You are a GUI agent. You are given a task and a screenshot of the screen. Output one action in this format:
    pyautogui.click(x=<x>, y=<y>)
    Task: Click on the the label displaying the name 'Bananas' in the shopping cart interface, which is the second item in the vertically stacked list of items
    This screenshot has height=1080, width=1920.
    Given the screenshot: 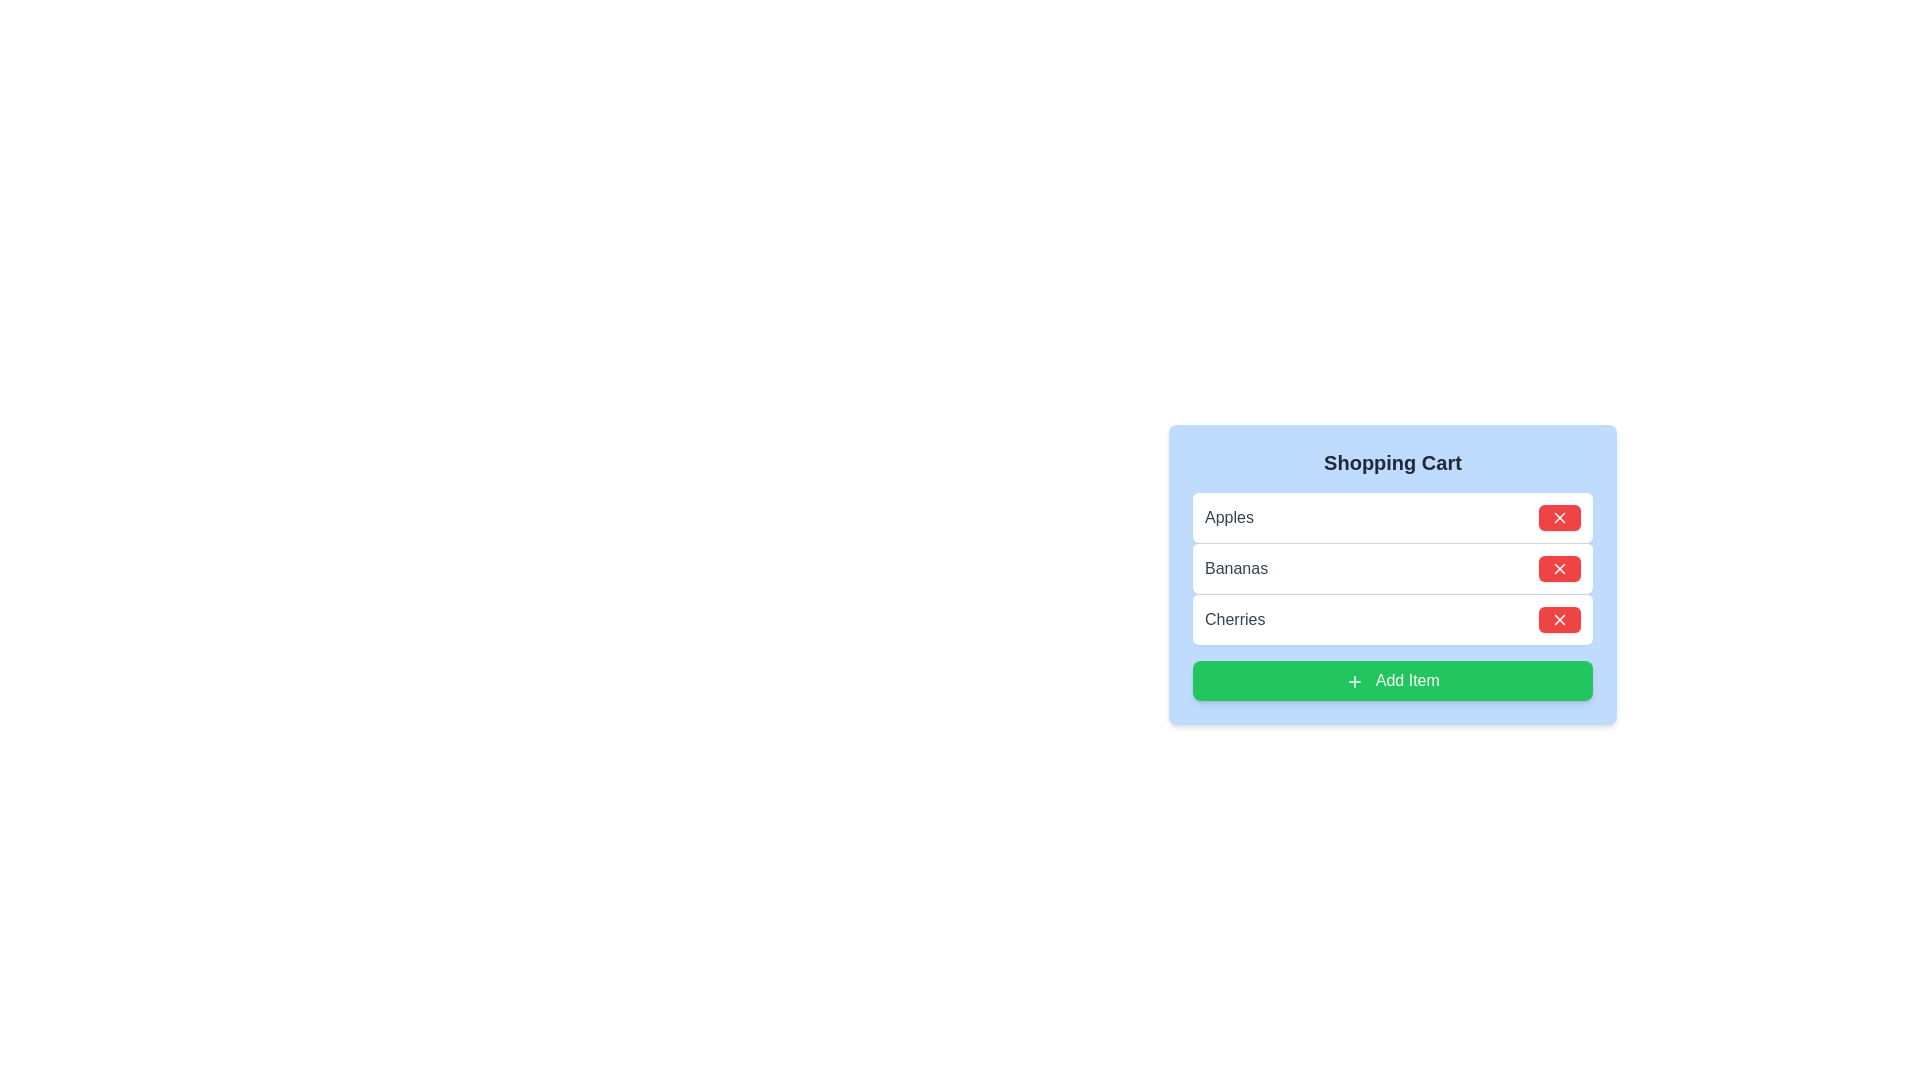 What is the action you would take?
    pyautogui.click(x=1235, y=569)
    